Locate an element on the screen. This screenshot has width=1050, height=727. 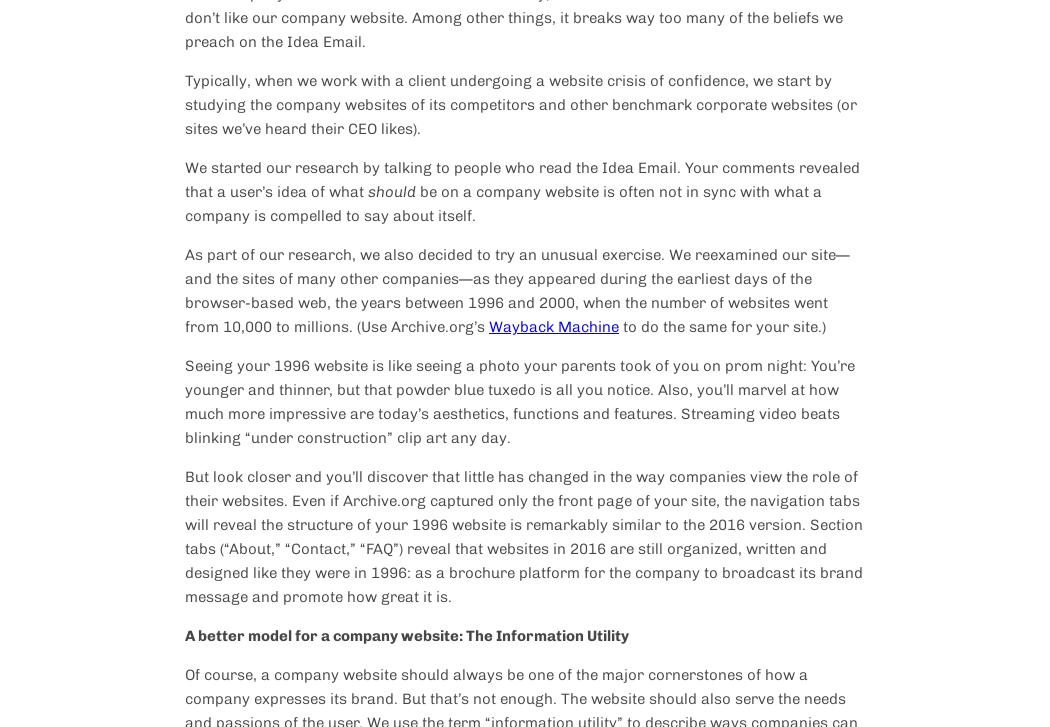
'As part of our research, we also decided to try an unusual exercise. We reexamined our site—and the sites of many other companies—as they appeared during the earliest days of the browser-based web, the years between 1996 and 2000, when the number of websites went from 10,000 to millions. (Use Archive.org’s' is located at coordinates (516, 291).